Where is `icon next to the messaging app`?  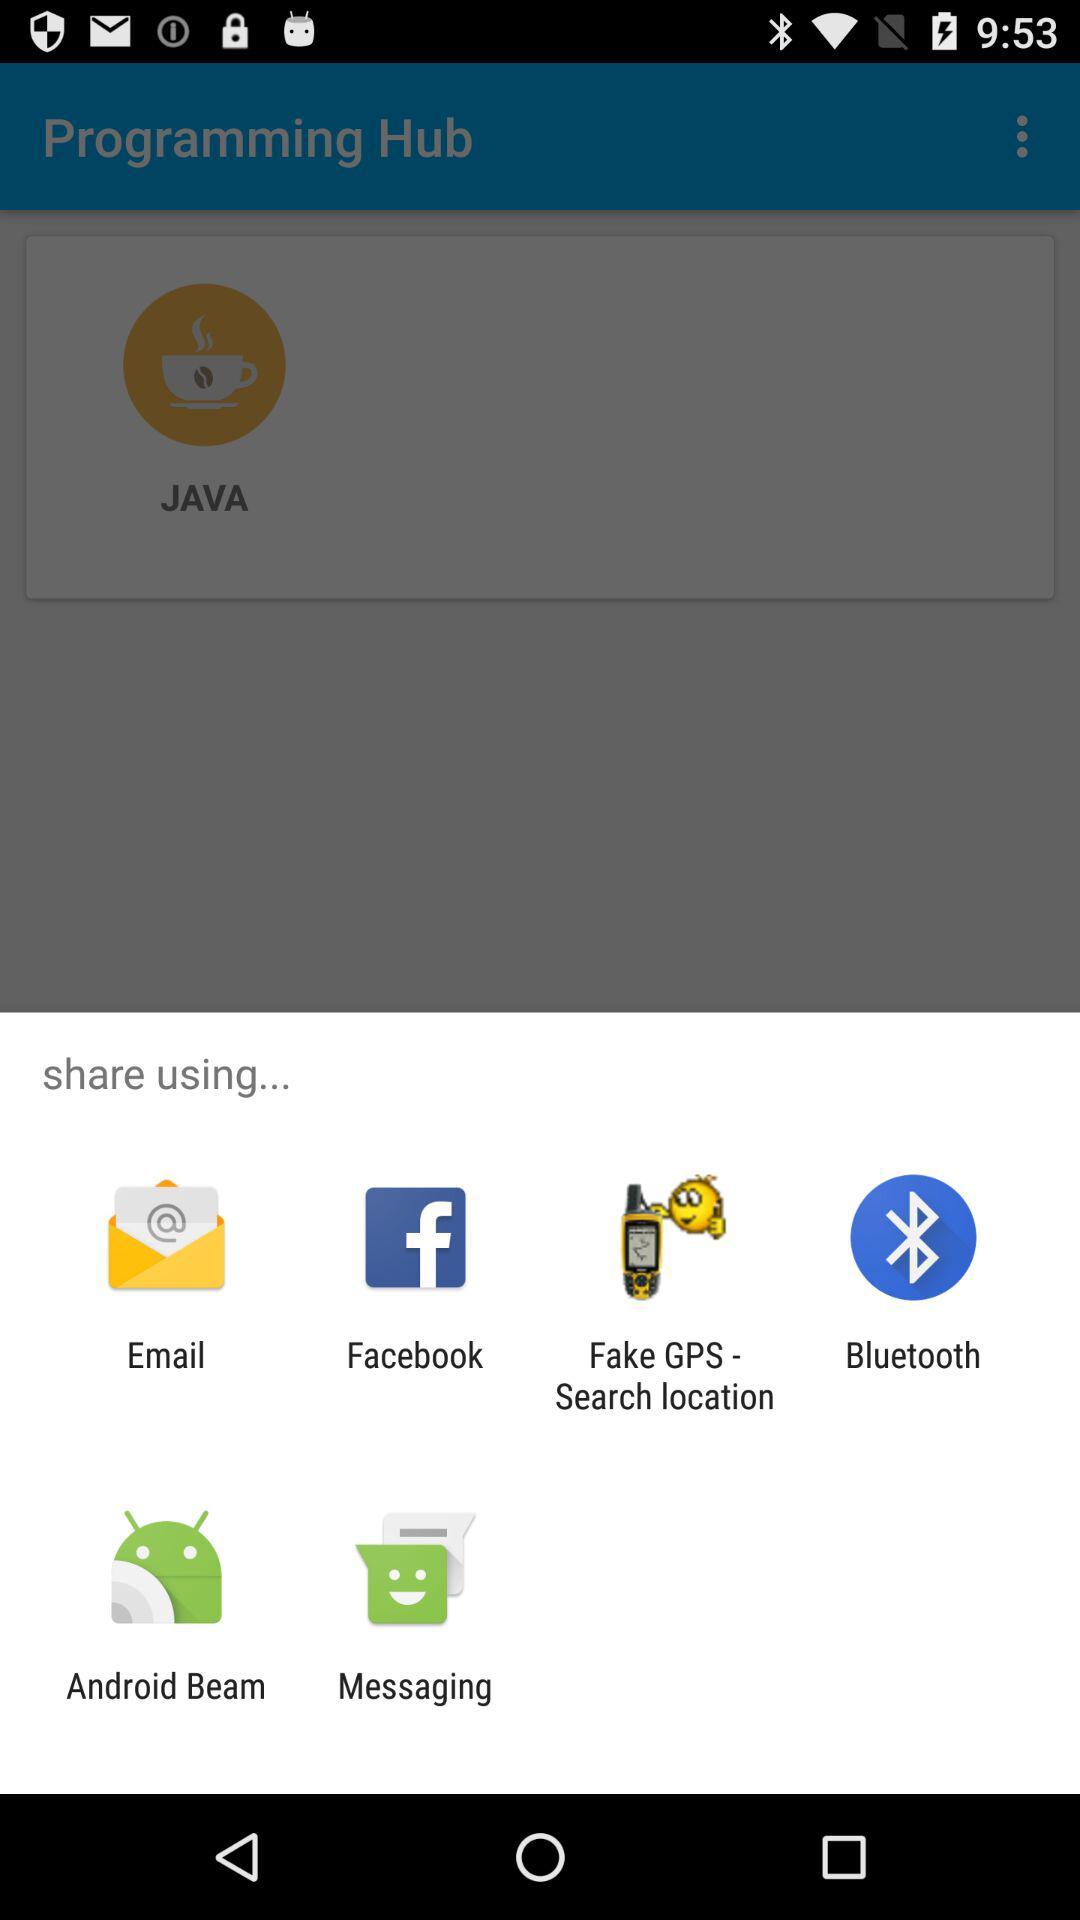 icon next to the messaging app is located at coordinates (165, 1705).